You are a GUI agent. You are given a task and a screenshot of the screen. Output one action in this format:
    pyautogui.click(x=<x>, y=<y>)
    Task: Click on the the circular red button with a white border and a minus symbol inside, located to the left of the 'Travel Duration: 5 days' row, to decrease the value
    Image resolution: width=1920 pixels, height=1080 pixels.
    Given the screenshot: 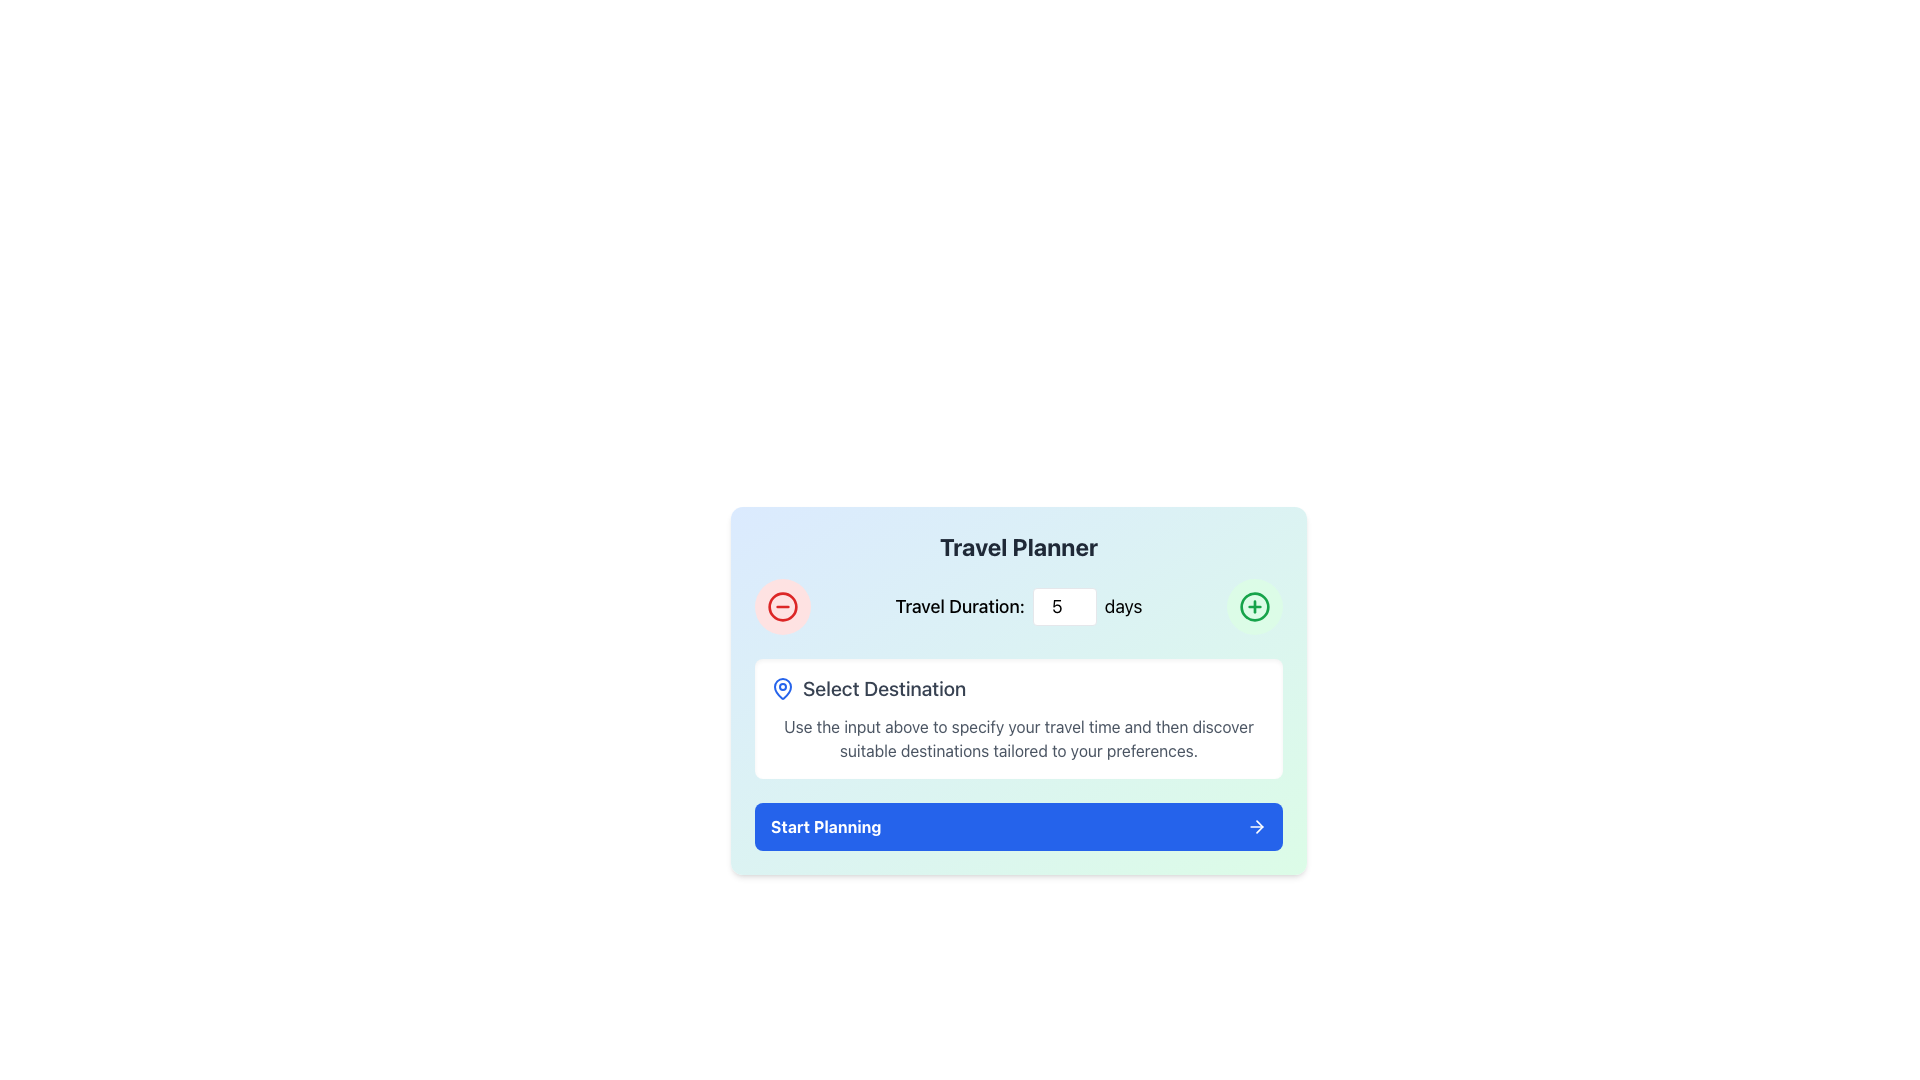 What is the action you would take?
    pyautogui.click(x=781, y=605)
    